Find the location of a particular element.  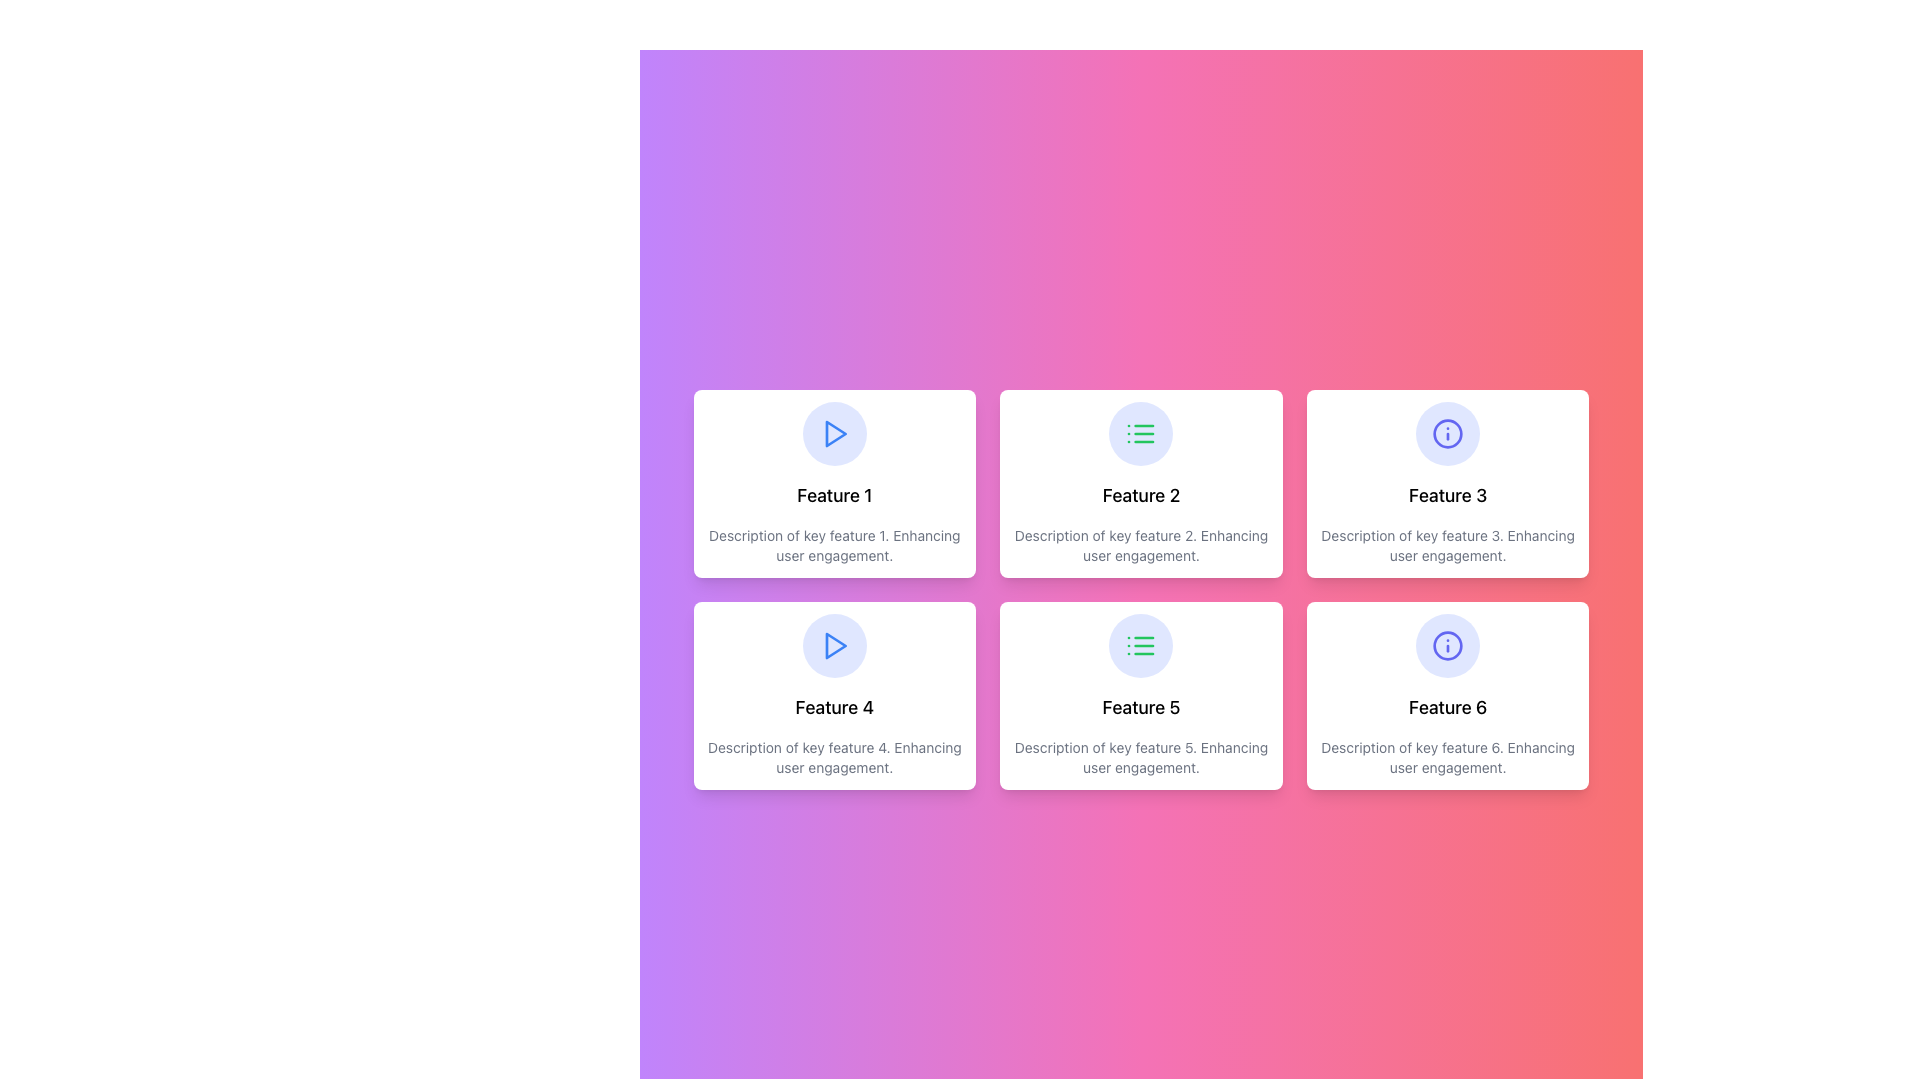

the first Informational card located at the top-left corner of the grid layout is located at coordinates (834, 483).